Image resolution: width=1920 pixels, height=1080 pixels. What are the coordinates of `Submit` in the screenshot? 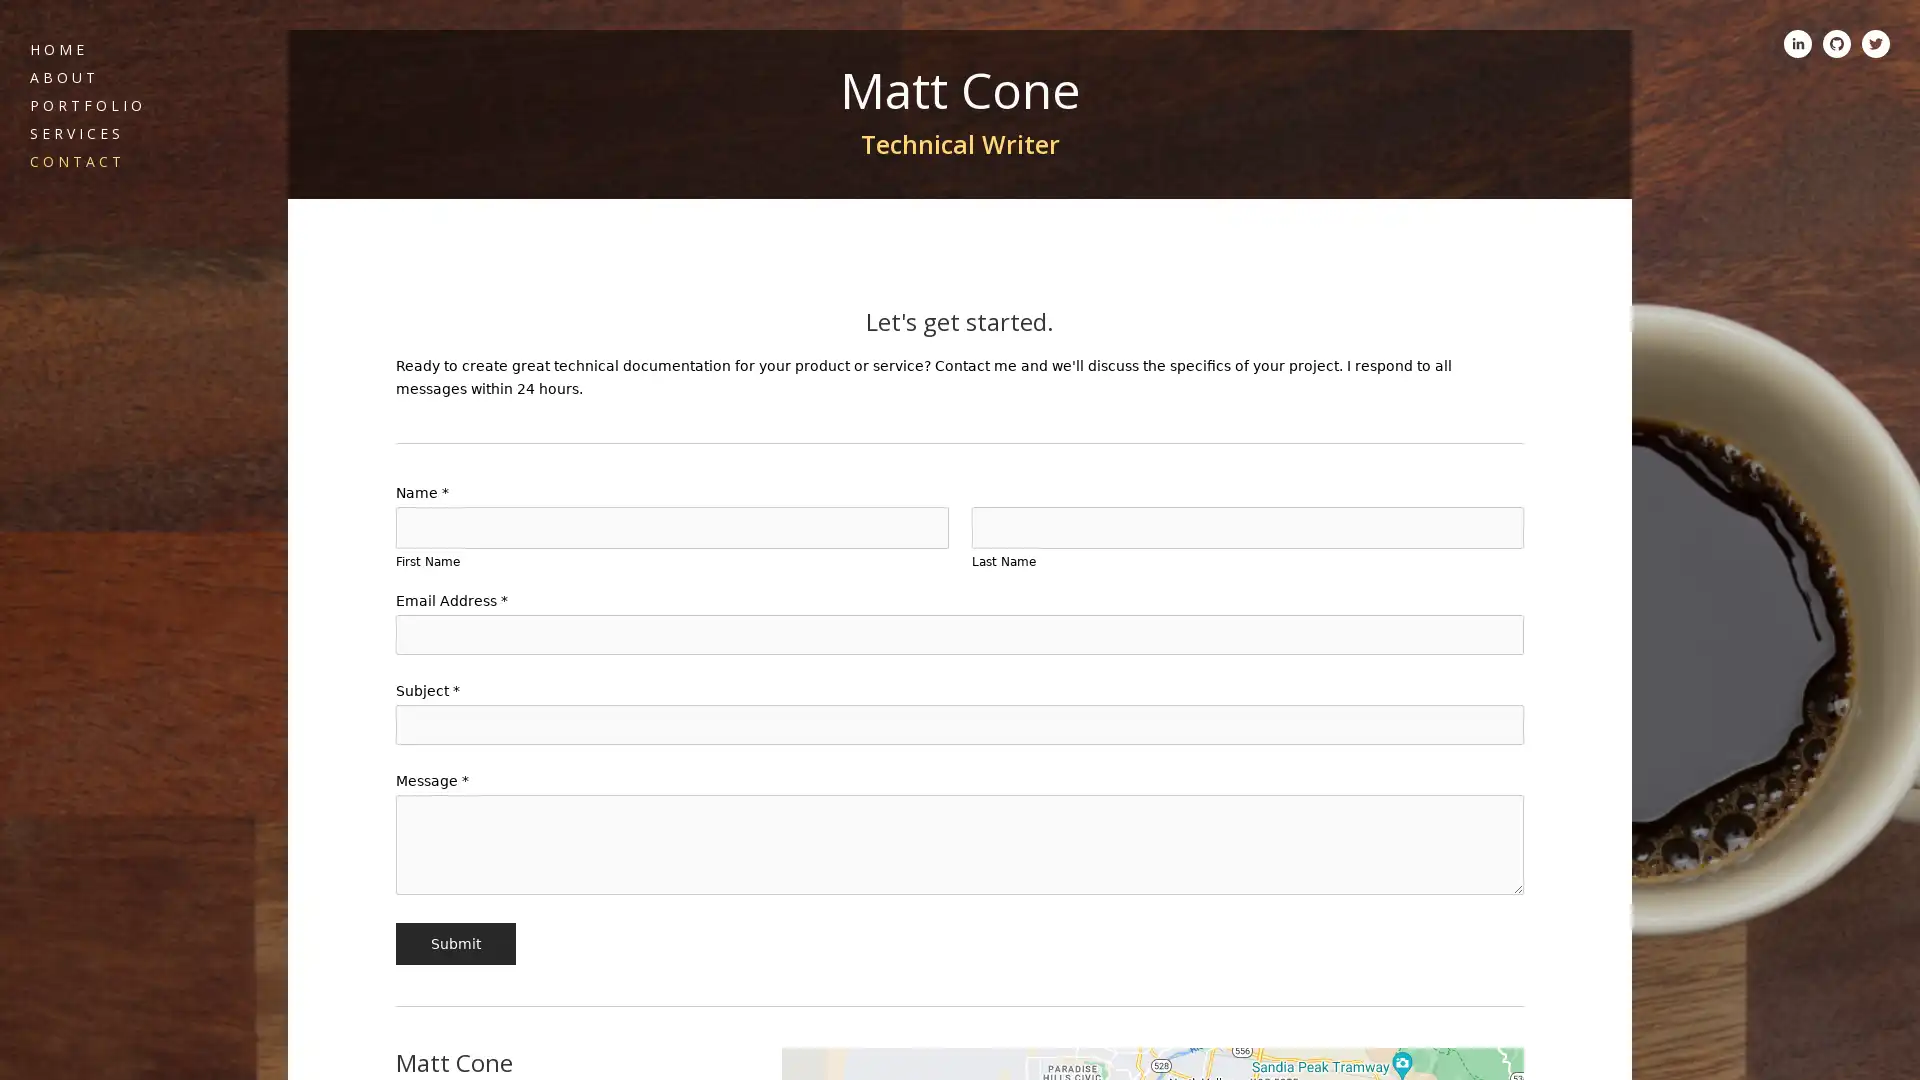 It's located at (454, 944).